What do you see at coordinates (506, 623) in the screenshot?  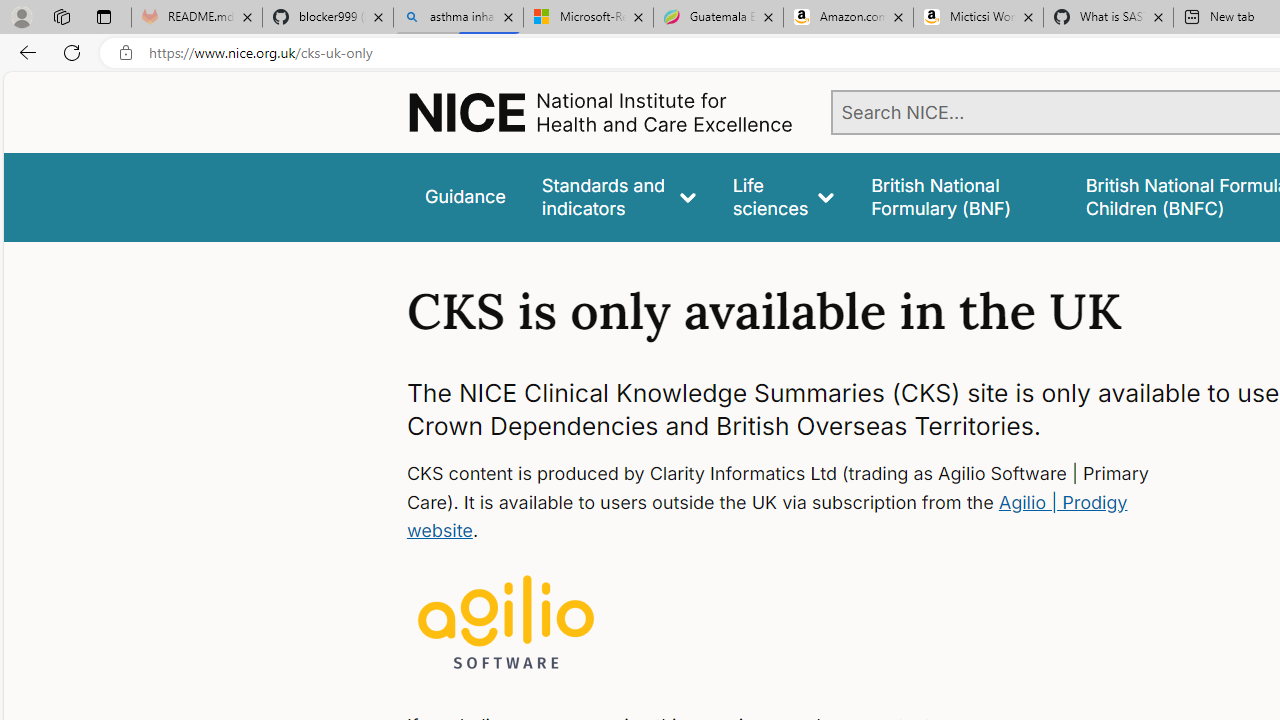 I see `'Logo for Clarity Consulting'` at bounding box center [506, 623].